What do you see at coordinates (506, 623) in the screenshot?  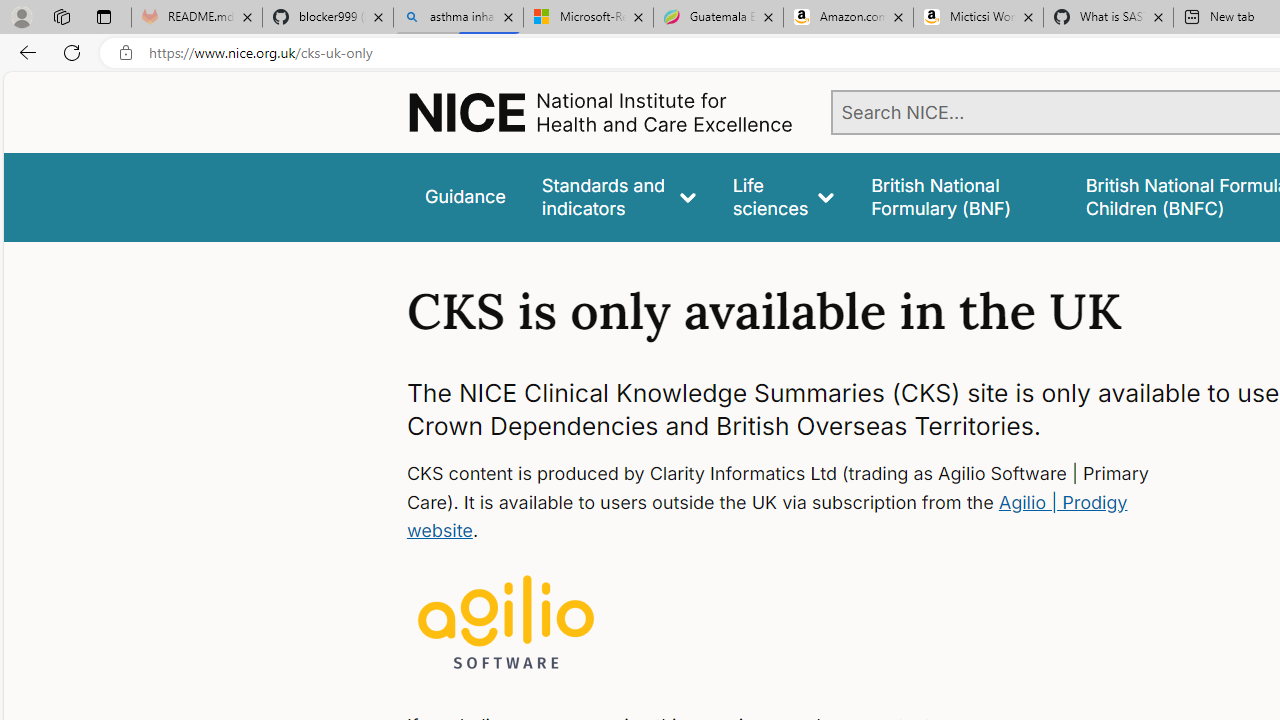 I see `'Logo for Clarity Consulting'` at bounding box center [506, 623].